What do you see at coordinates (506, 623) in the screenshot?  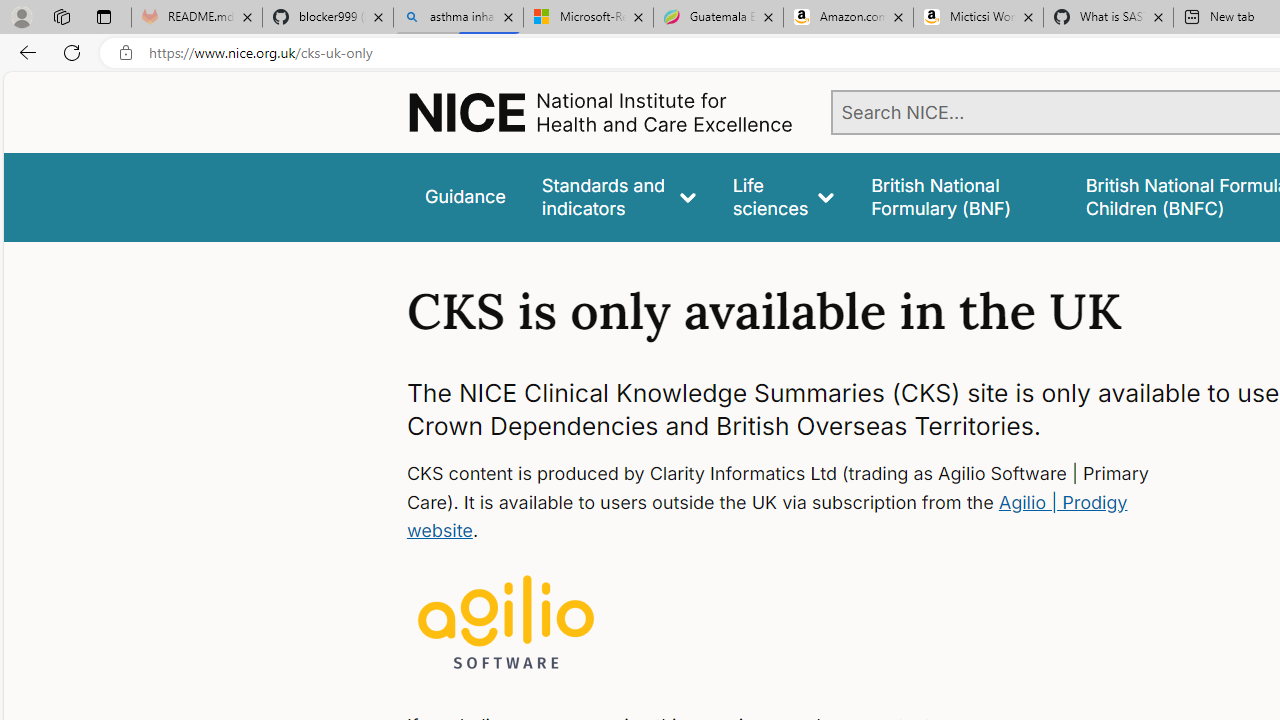 I see `'Logo for Clarity Consulting'` at bounding box center [506, 623].